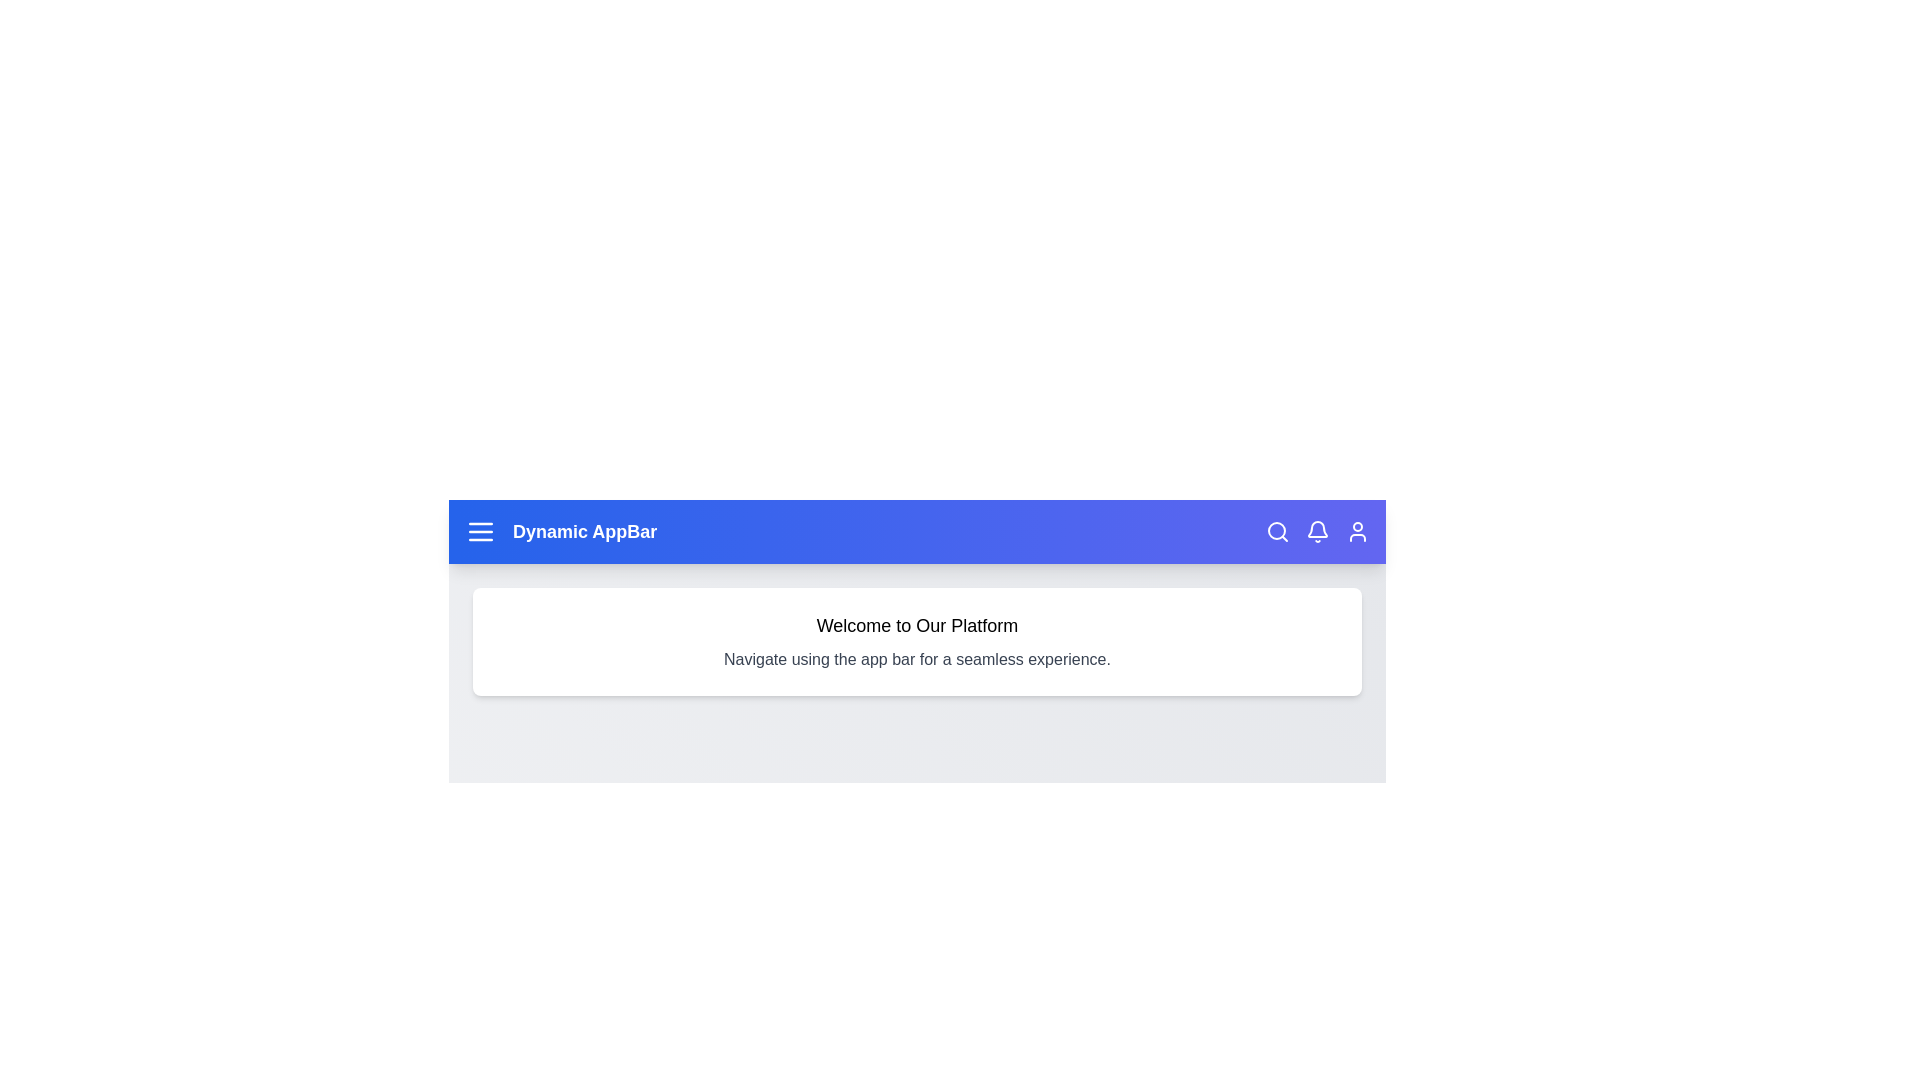 The width and height of the screenshot is (1920, 1080). Describe the element at coordinates (1276, 531) in the screenshot. I see `the 'Search' icon in the app bar` at that location.